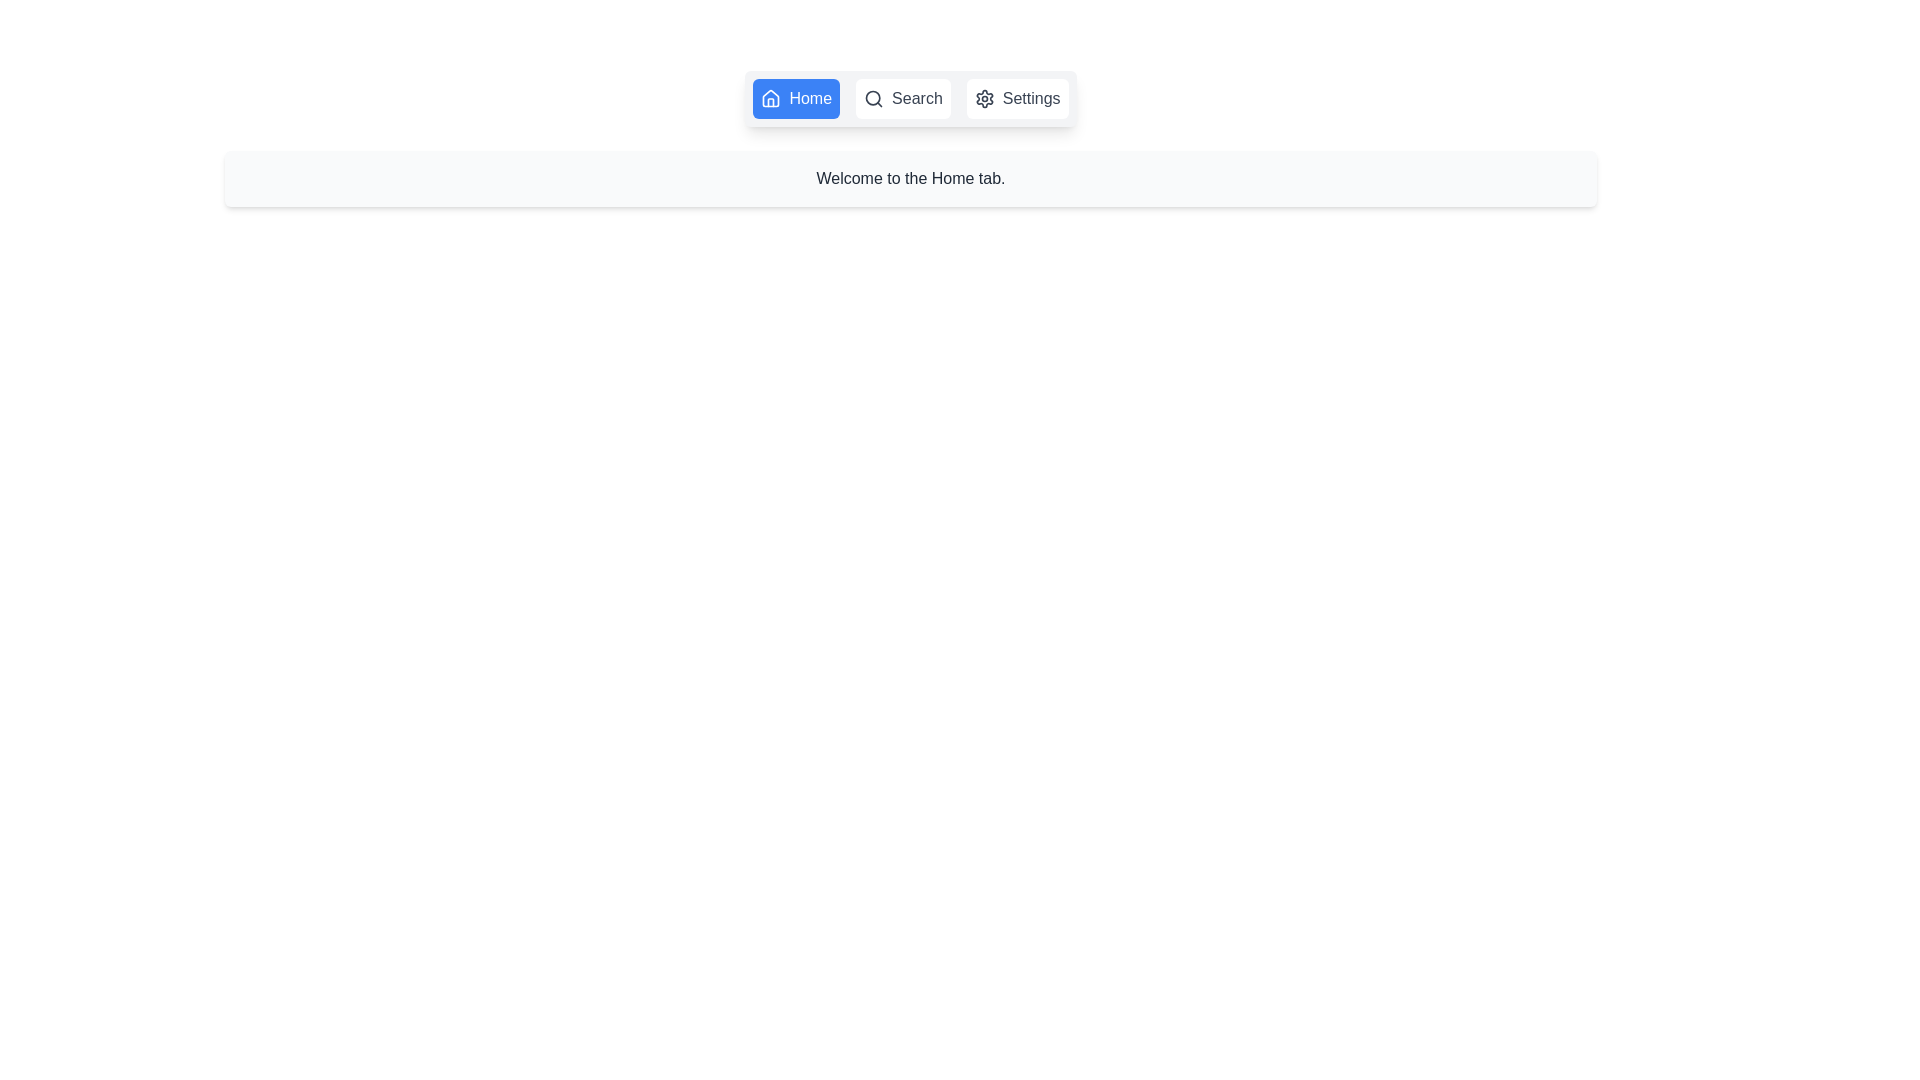  I want to click on the 'Settings' button, which is a rectangular button with a white background and gray text, so click(1017, 99).